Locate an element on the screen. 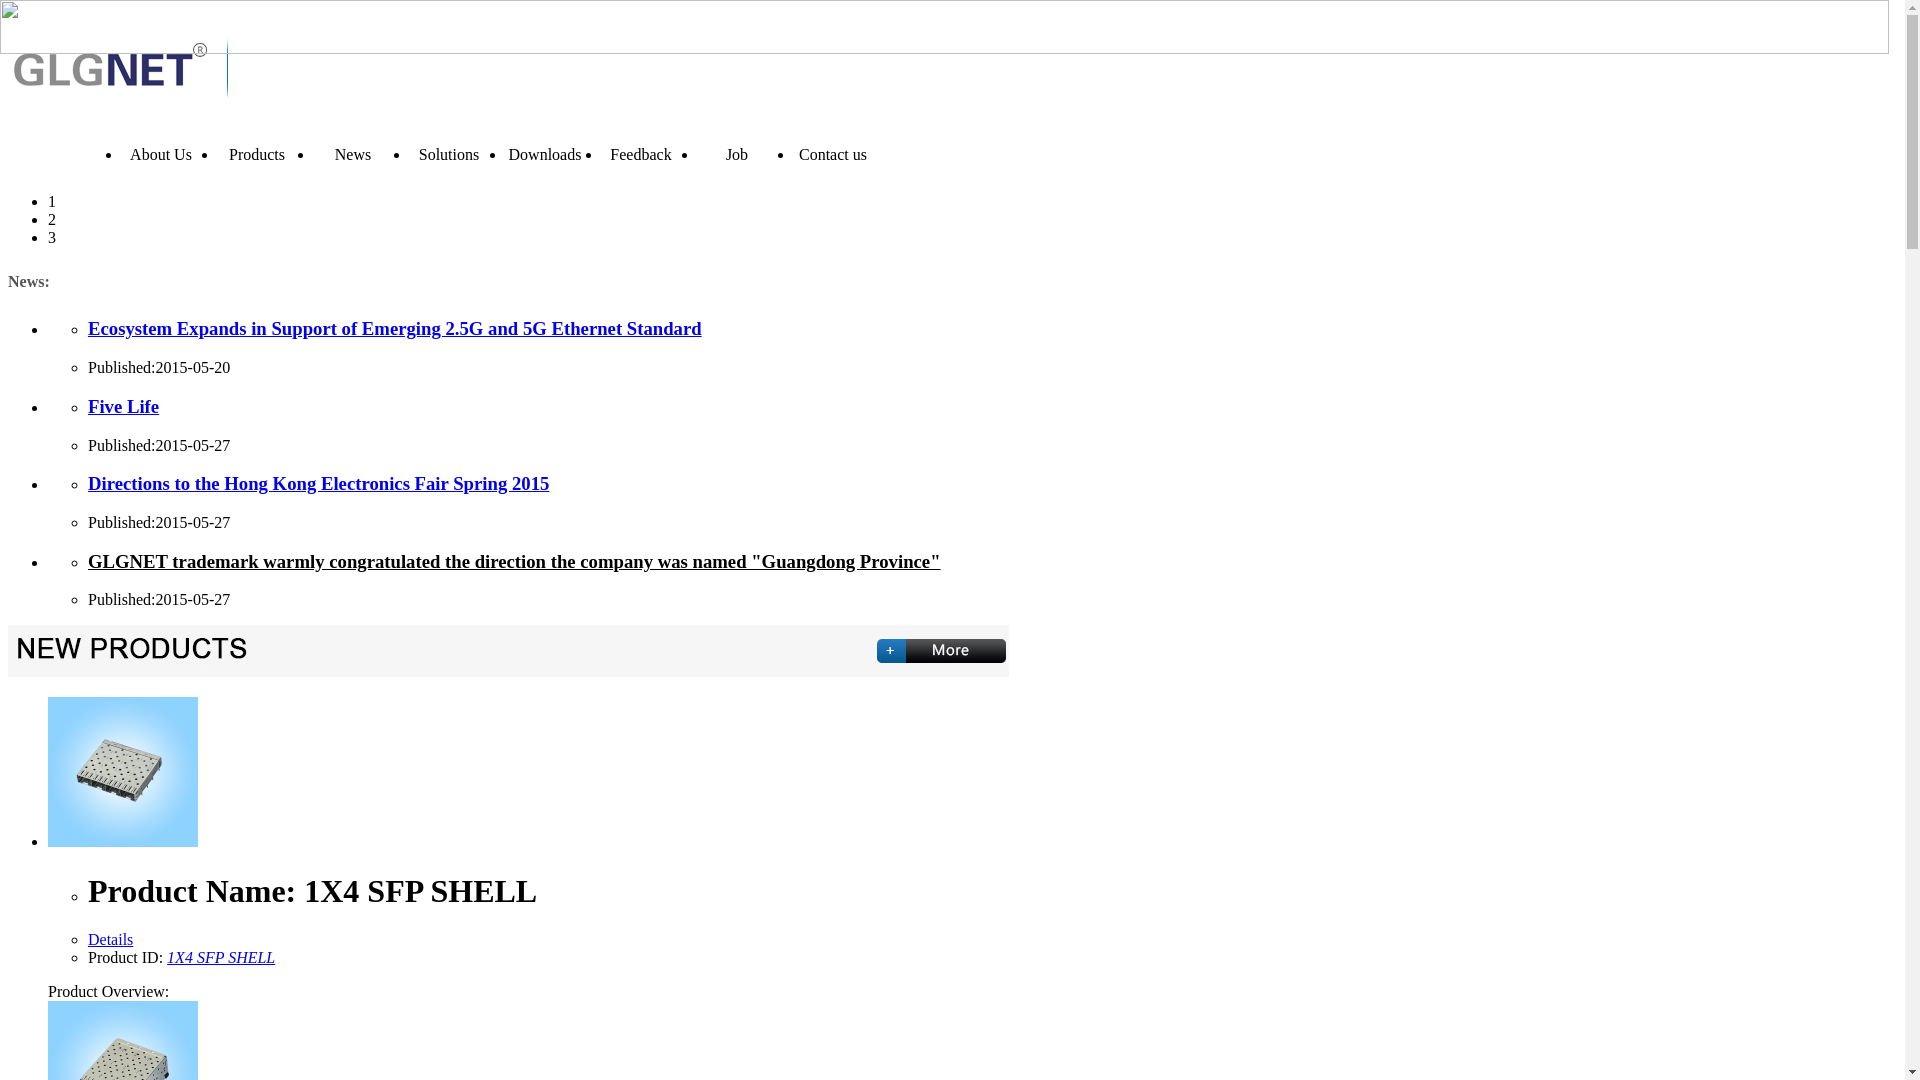 The height and width of the screenshot is (1080, 1920). 'Five Life' is located at coordinates (122, 405).